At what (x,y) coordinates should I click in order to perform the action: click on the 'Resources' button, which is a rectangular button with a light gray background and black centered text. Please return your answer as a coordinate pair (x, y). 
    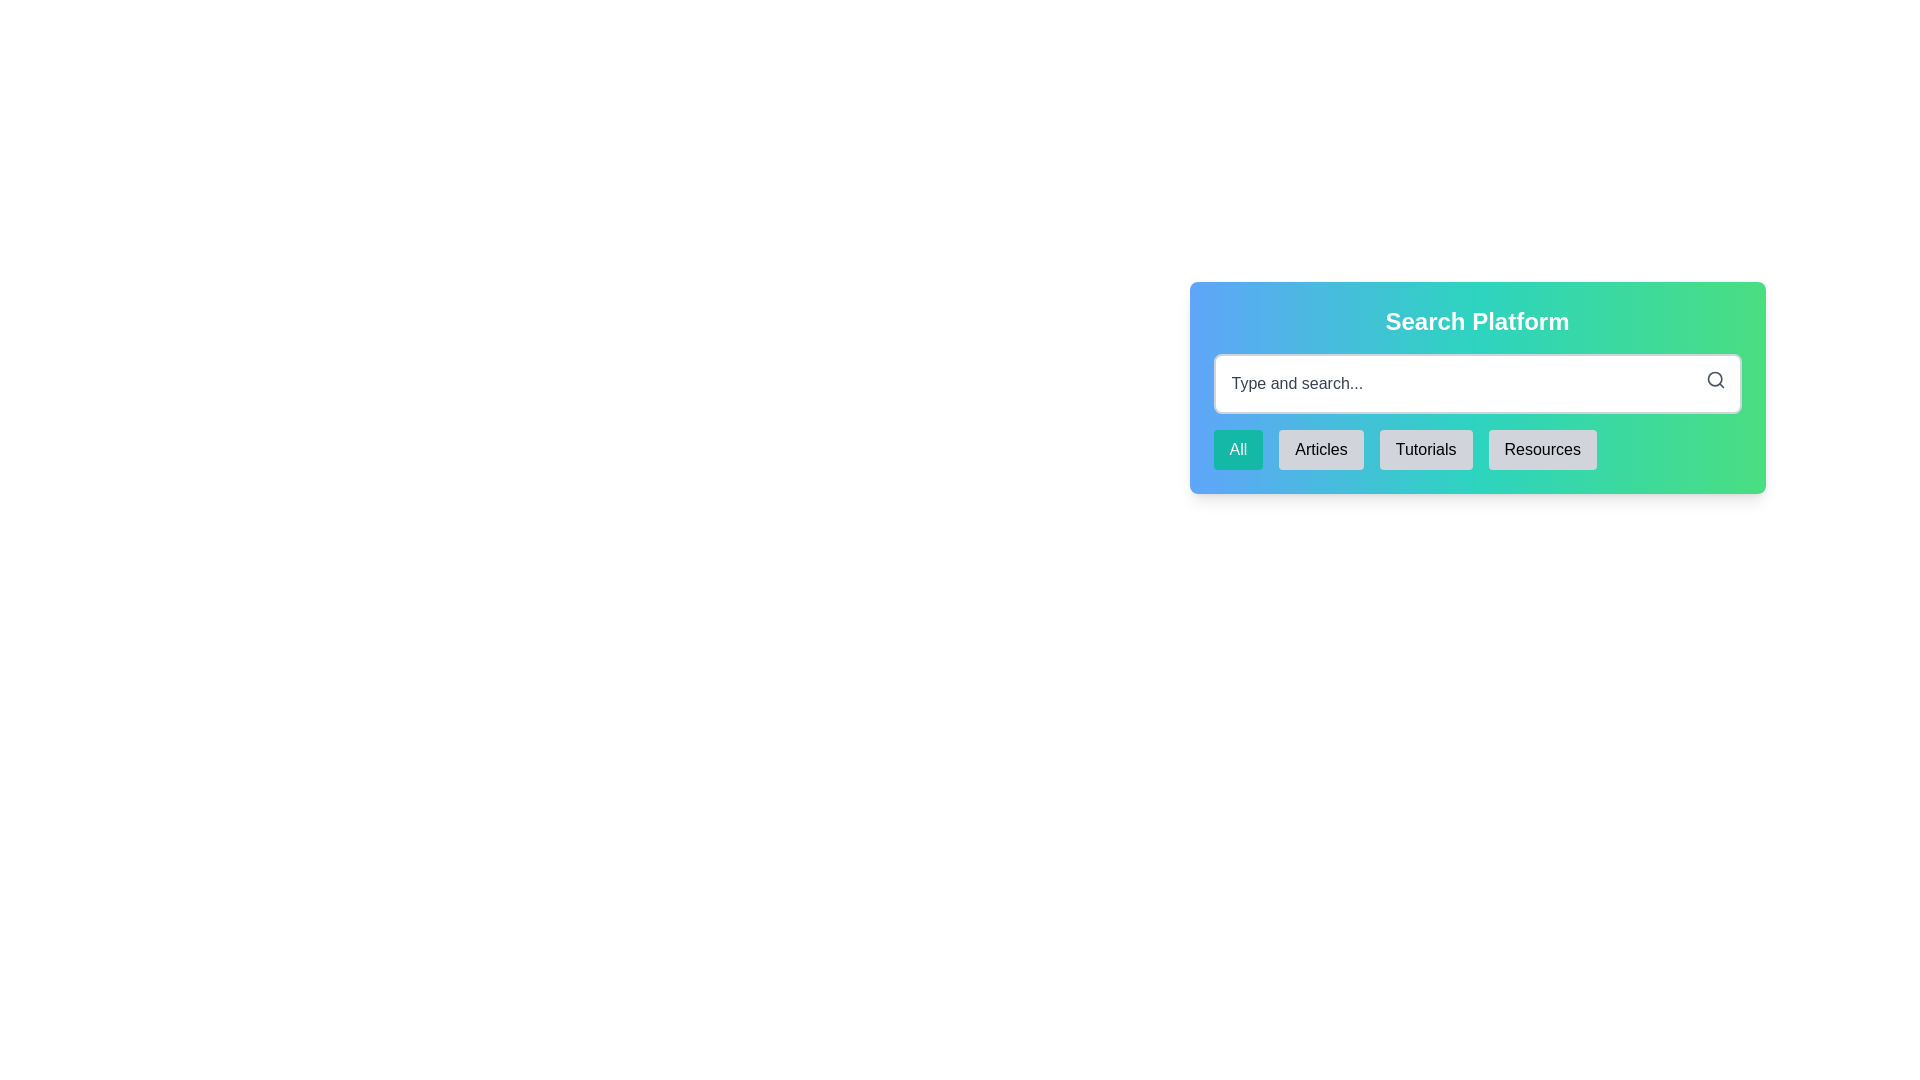
    Looking at the image, I should click on (1541, 450).